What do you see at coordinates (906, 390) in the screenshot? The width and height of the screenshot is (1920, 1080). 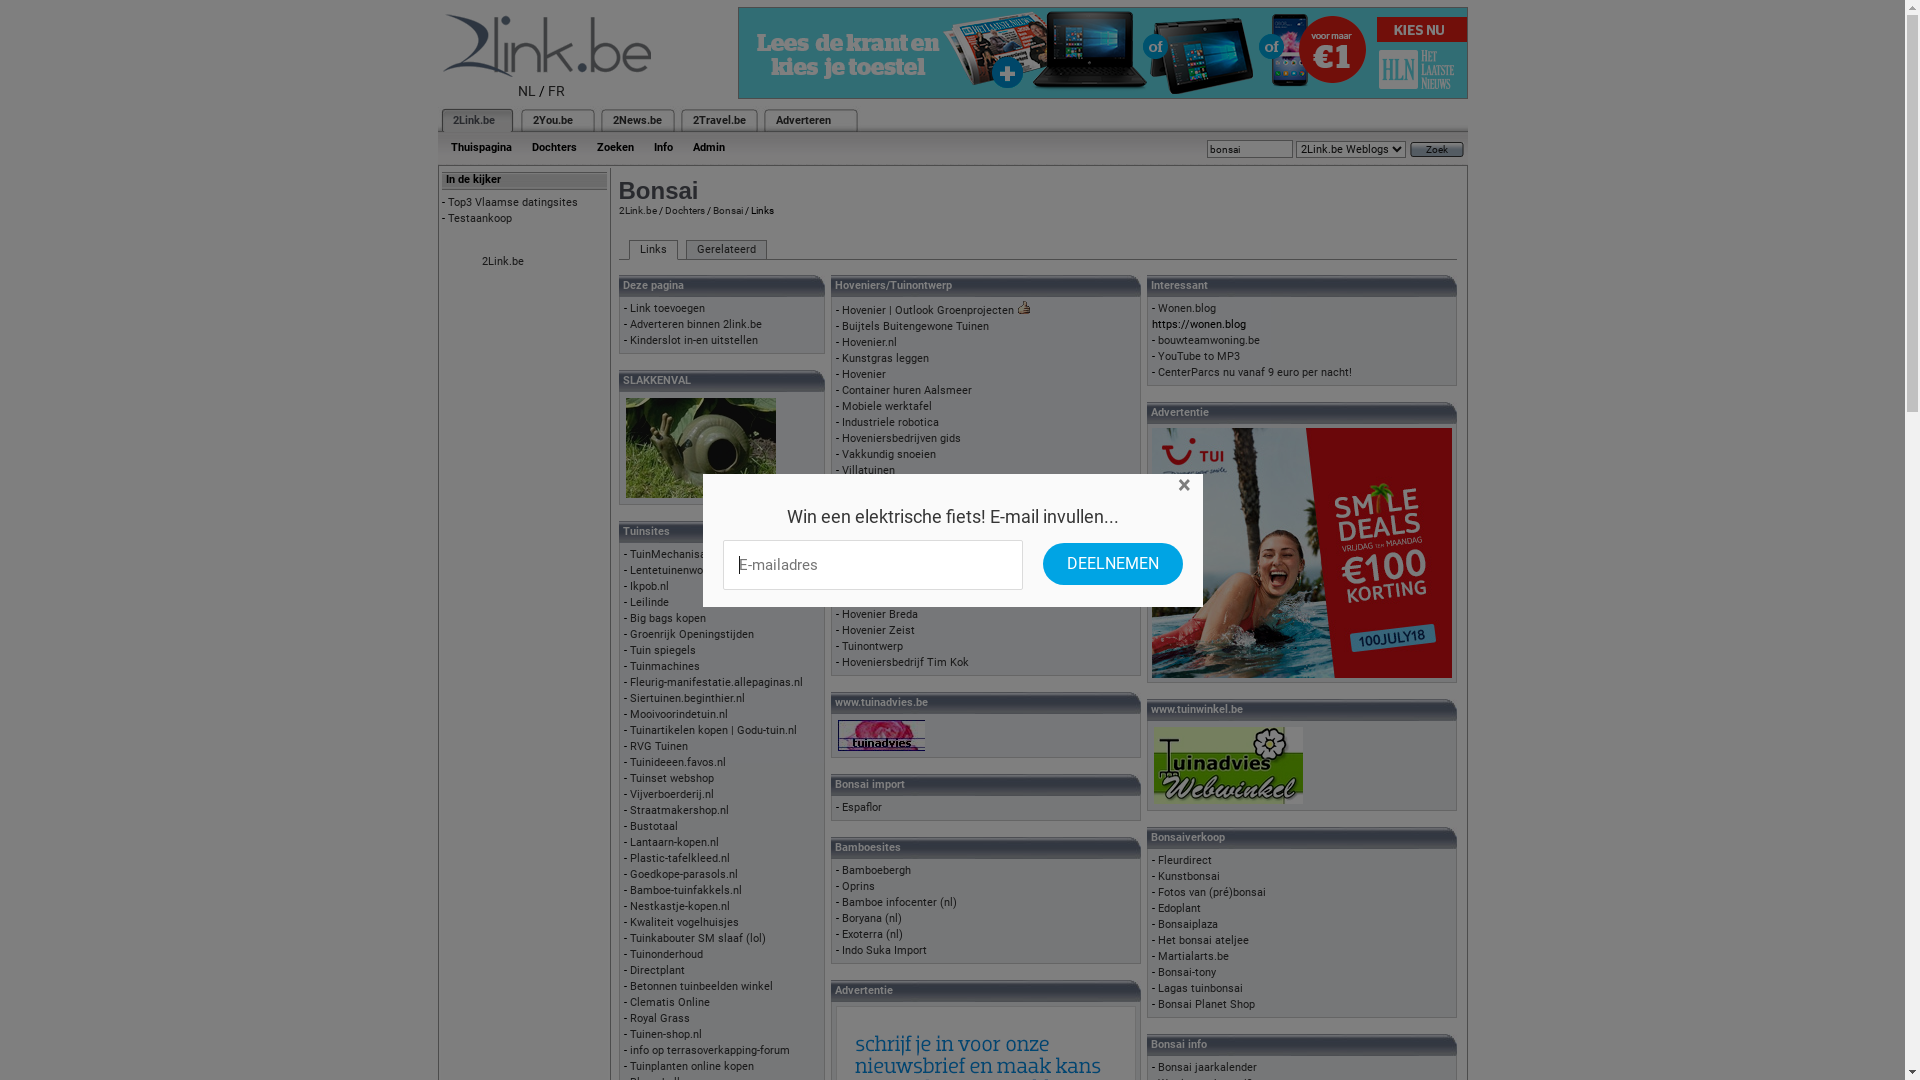 I see `'Container huren Aalsmeer'` at bounding box center [906, 390].